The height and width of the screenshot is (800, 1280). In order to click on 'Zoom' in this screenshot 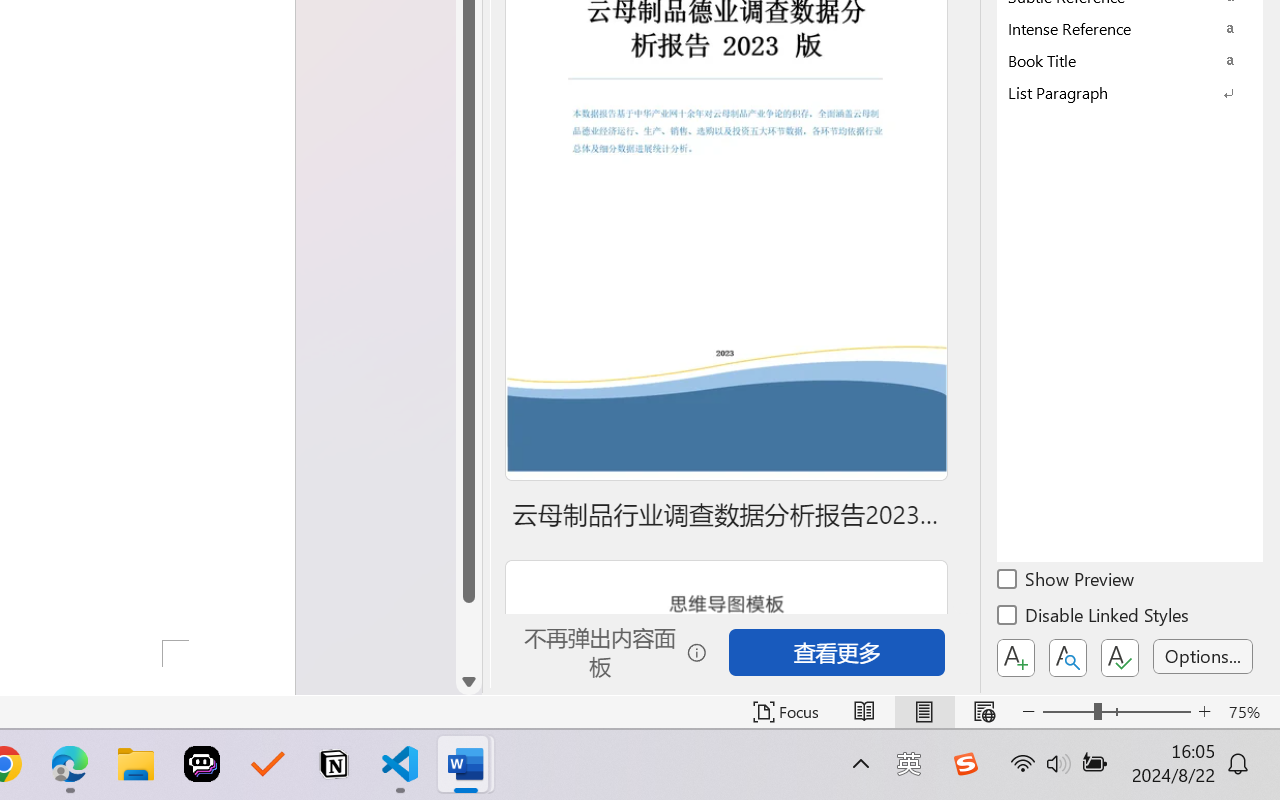, I will do `click(1115, 711)`.